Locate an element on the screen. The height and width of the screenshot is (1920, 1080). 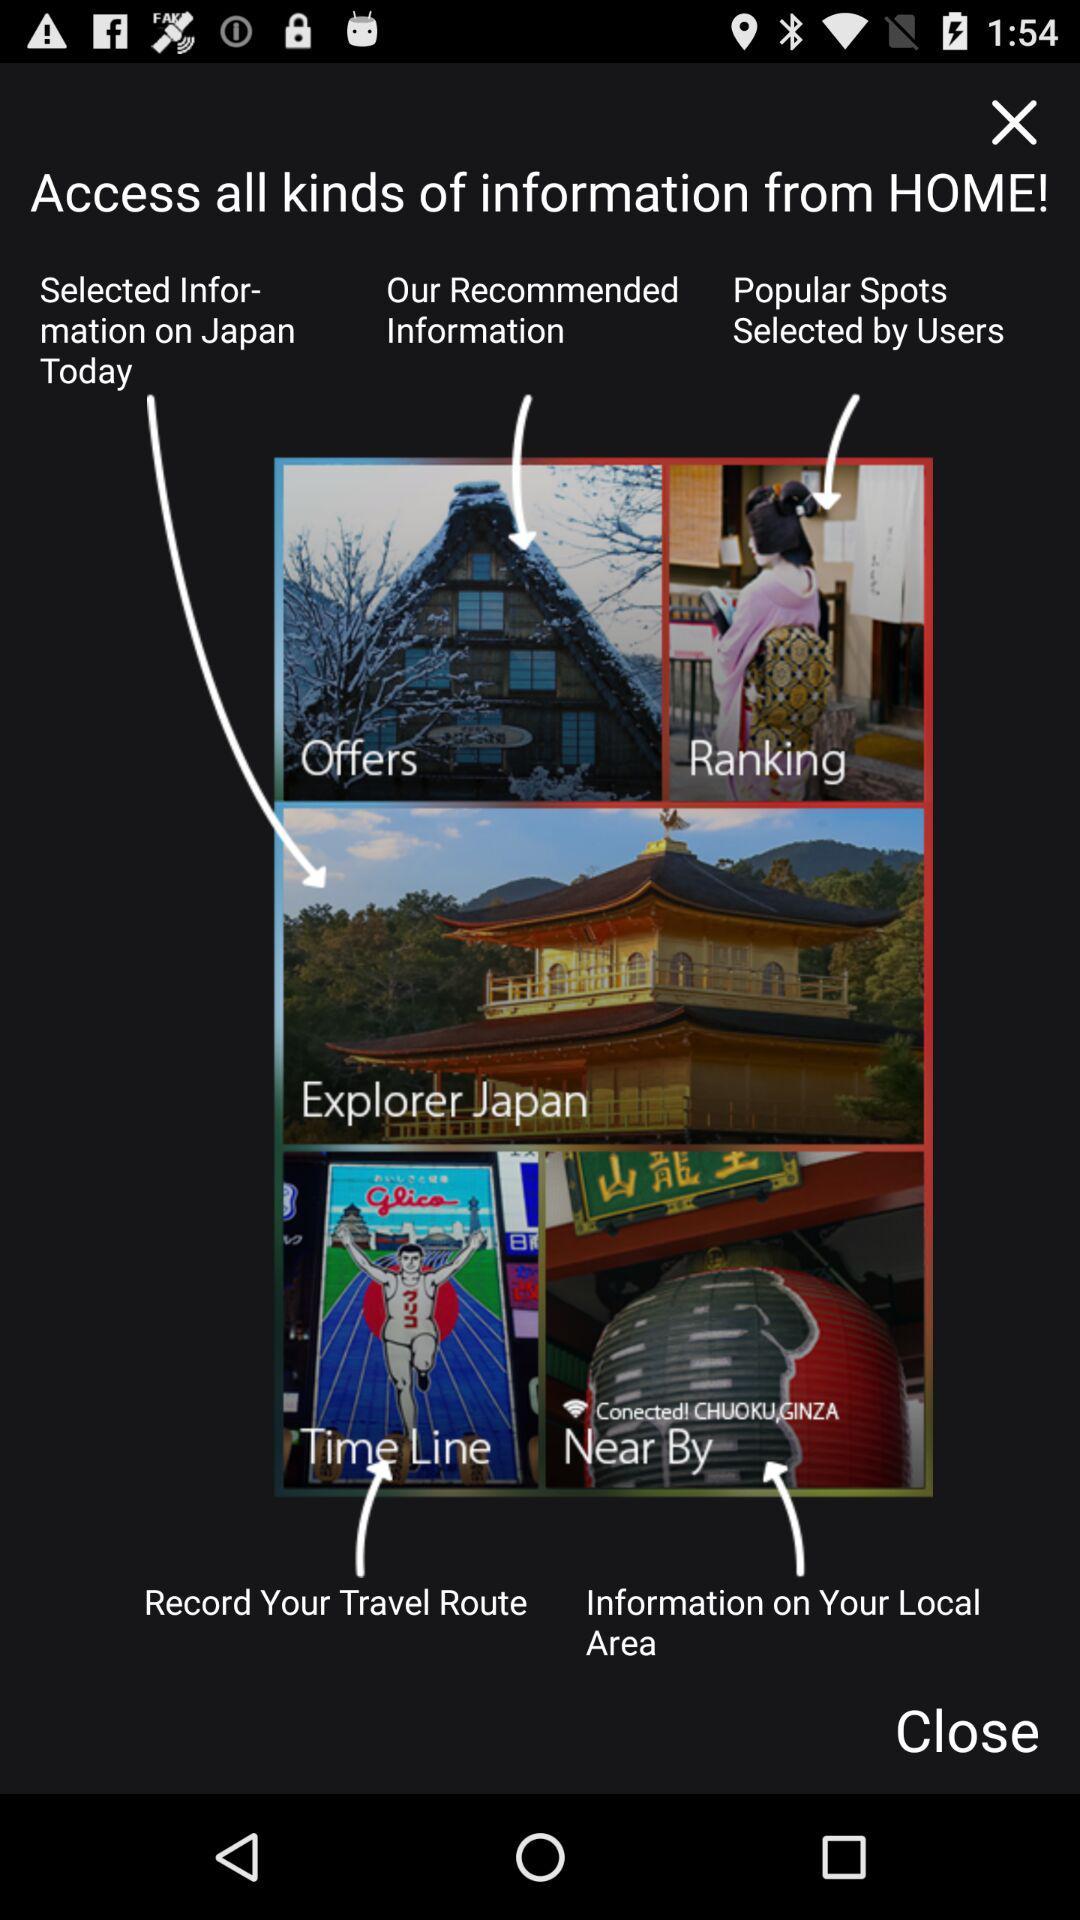
app above the access all kinds is located at coordinates (1011, 121).